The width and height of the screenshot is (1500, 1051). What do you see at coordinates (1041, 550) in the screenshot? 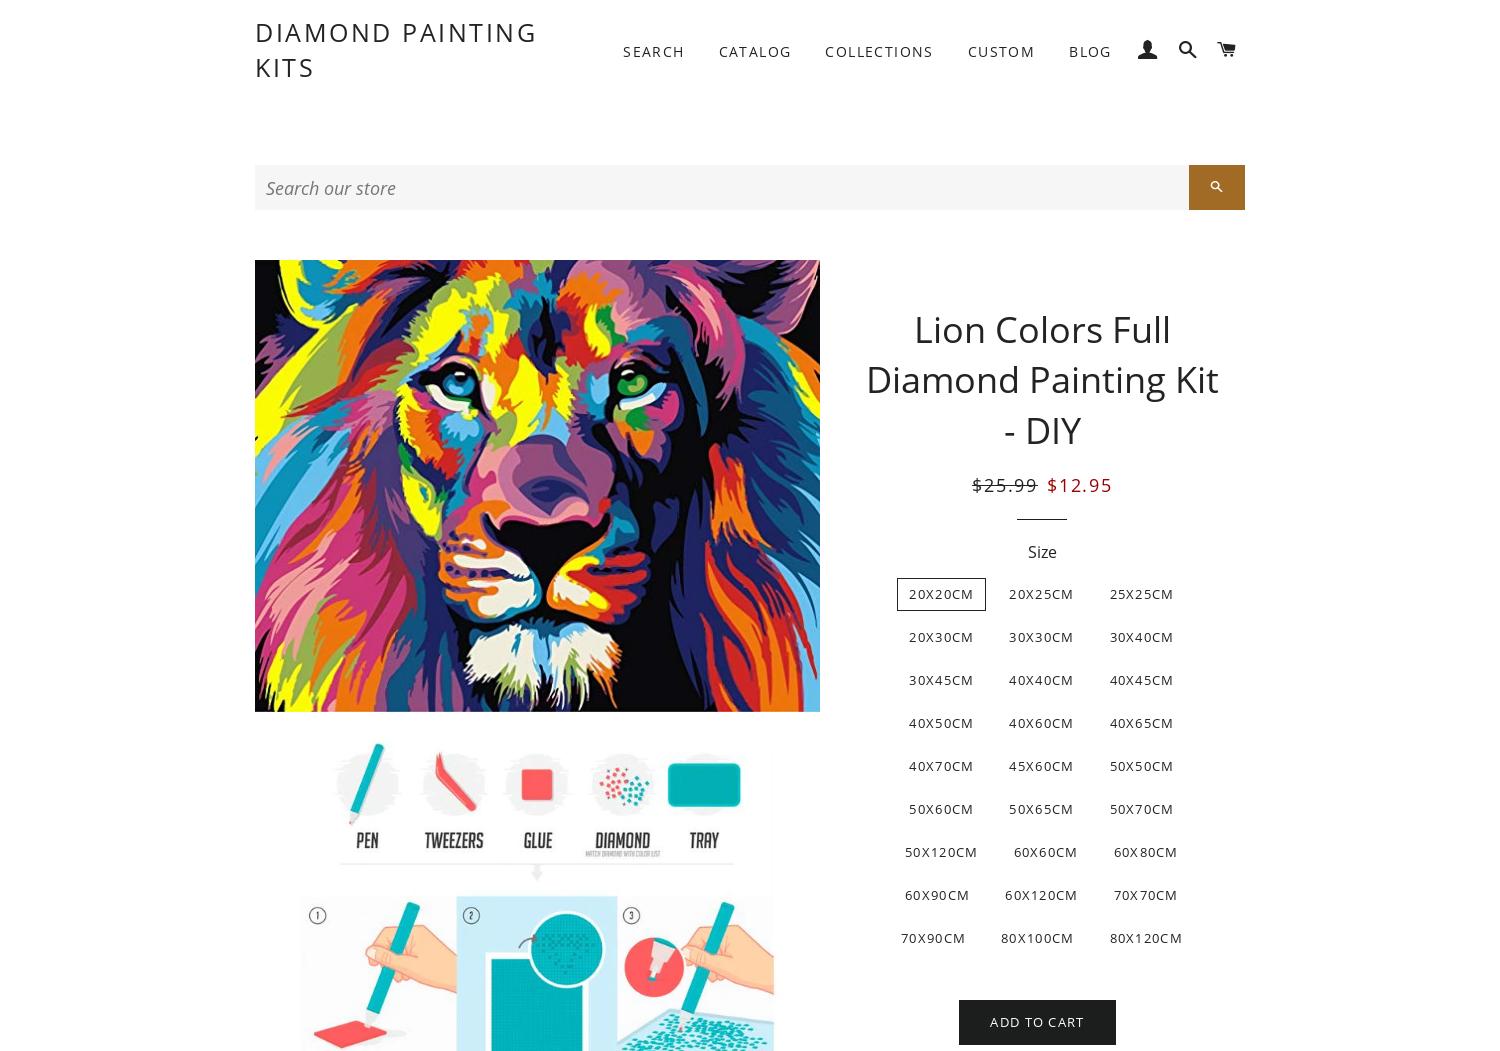
I see `'Size'` at bounding box center [1041, 550].